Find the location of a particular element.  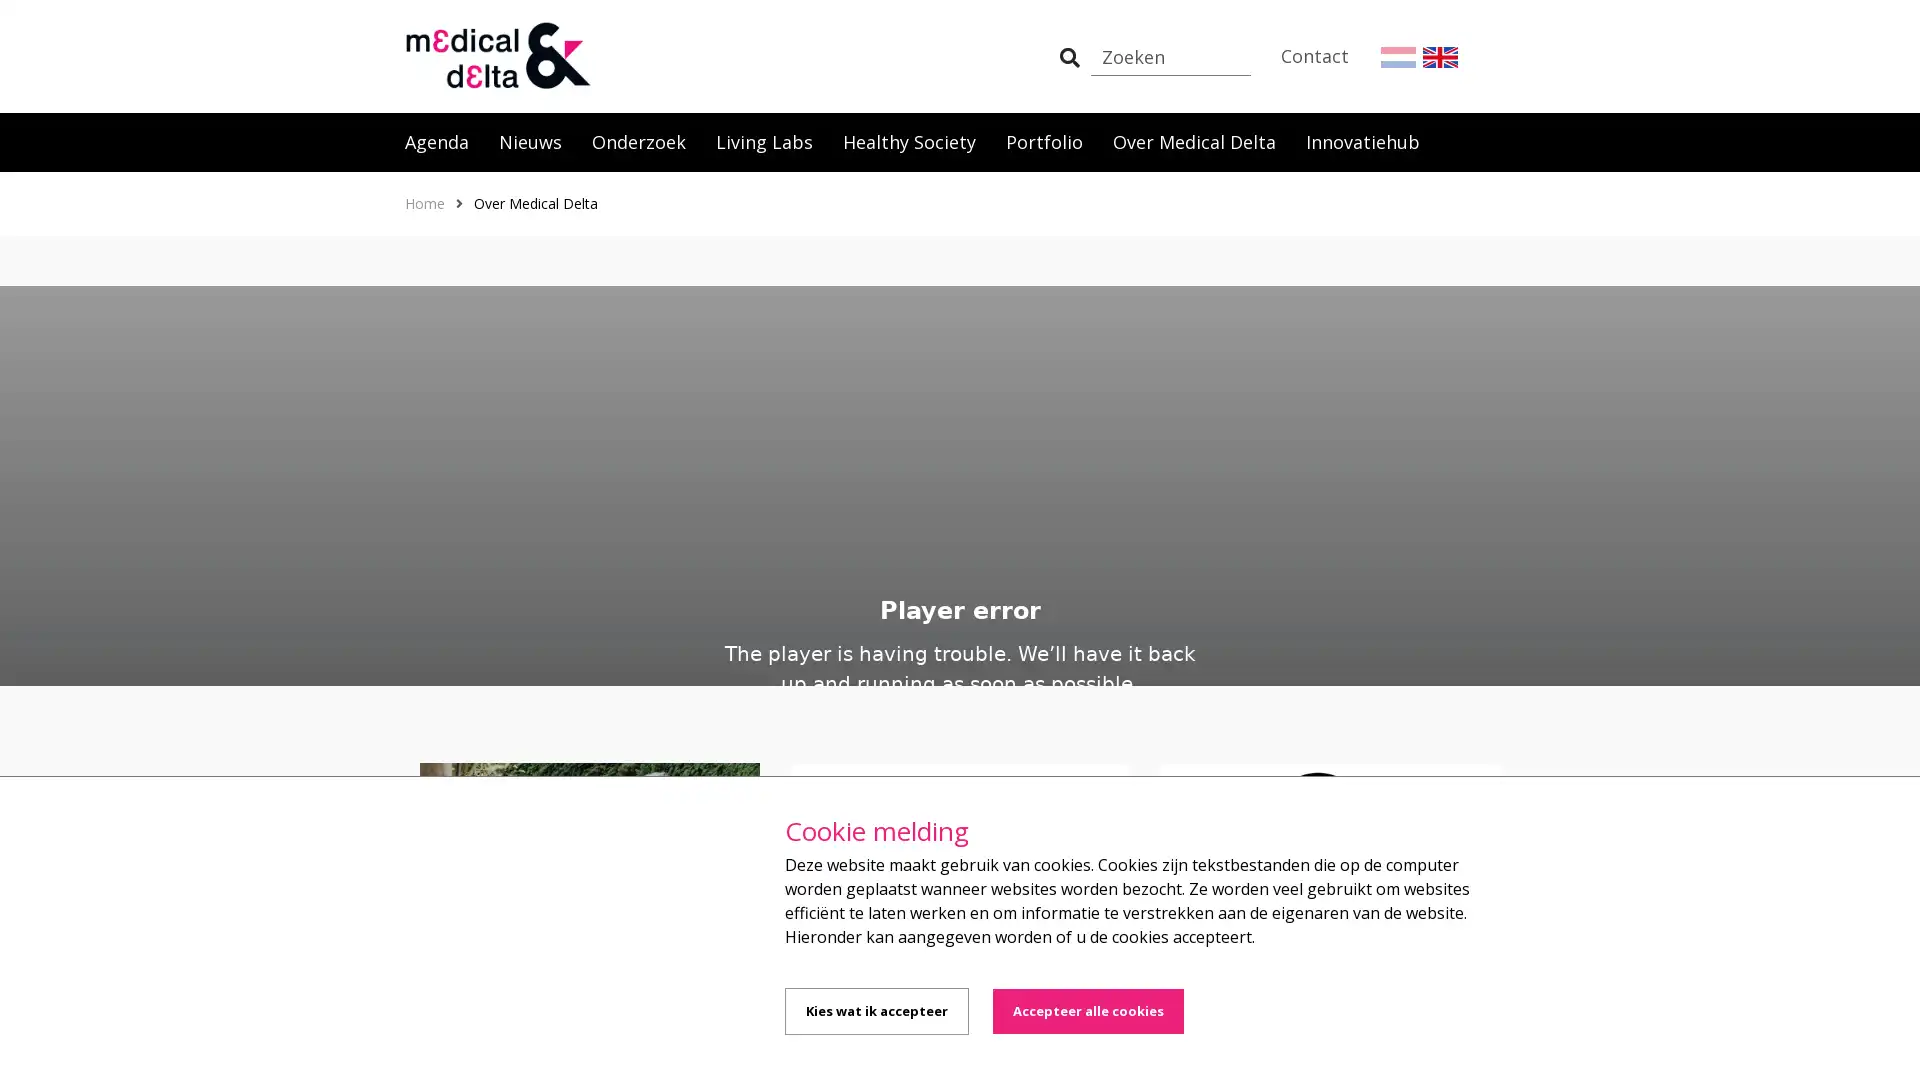

Kies wat ik accepteer is located at coordinates (877, 1011).